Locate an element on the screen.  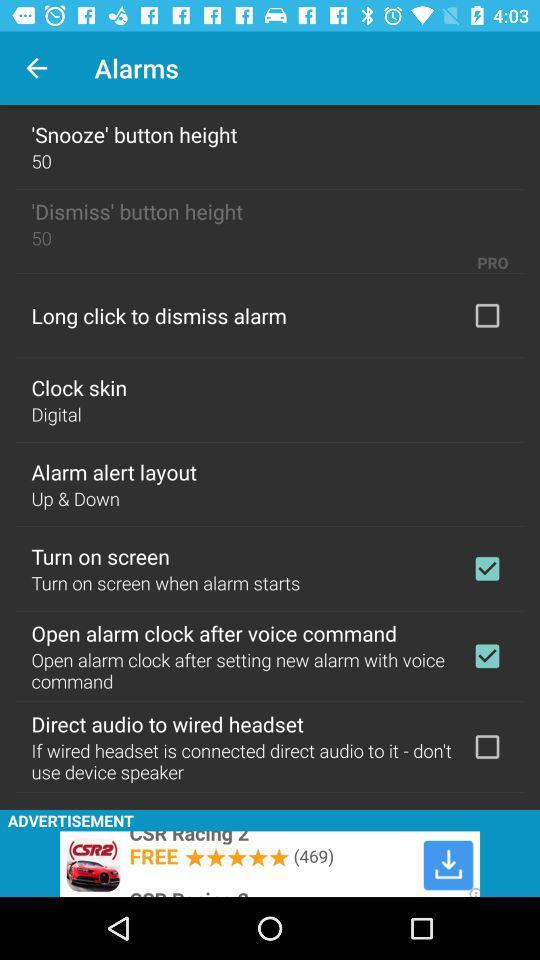
settings is located at coordinates (486, 745).